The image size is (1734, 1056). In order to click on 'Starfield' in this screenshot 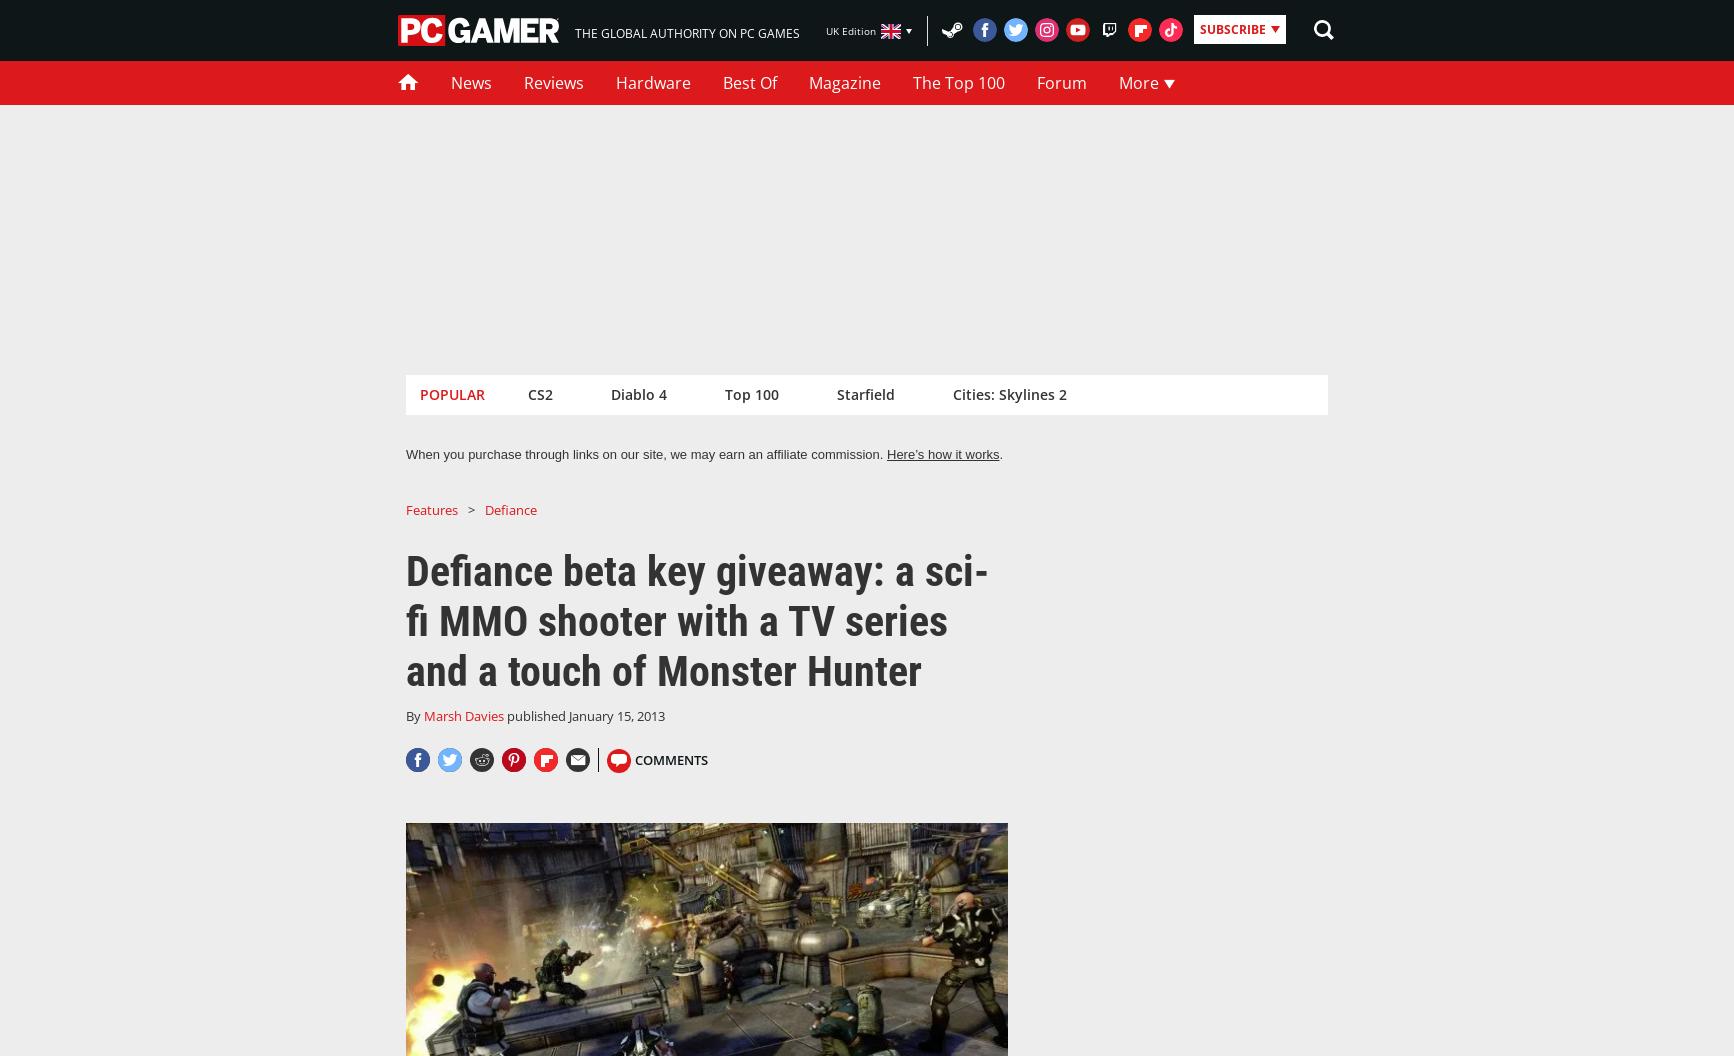, I will do `click(864, 393)`.